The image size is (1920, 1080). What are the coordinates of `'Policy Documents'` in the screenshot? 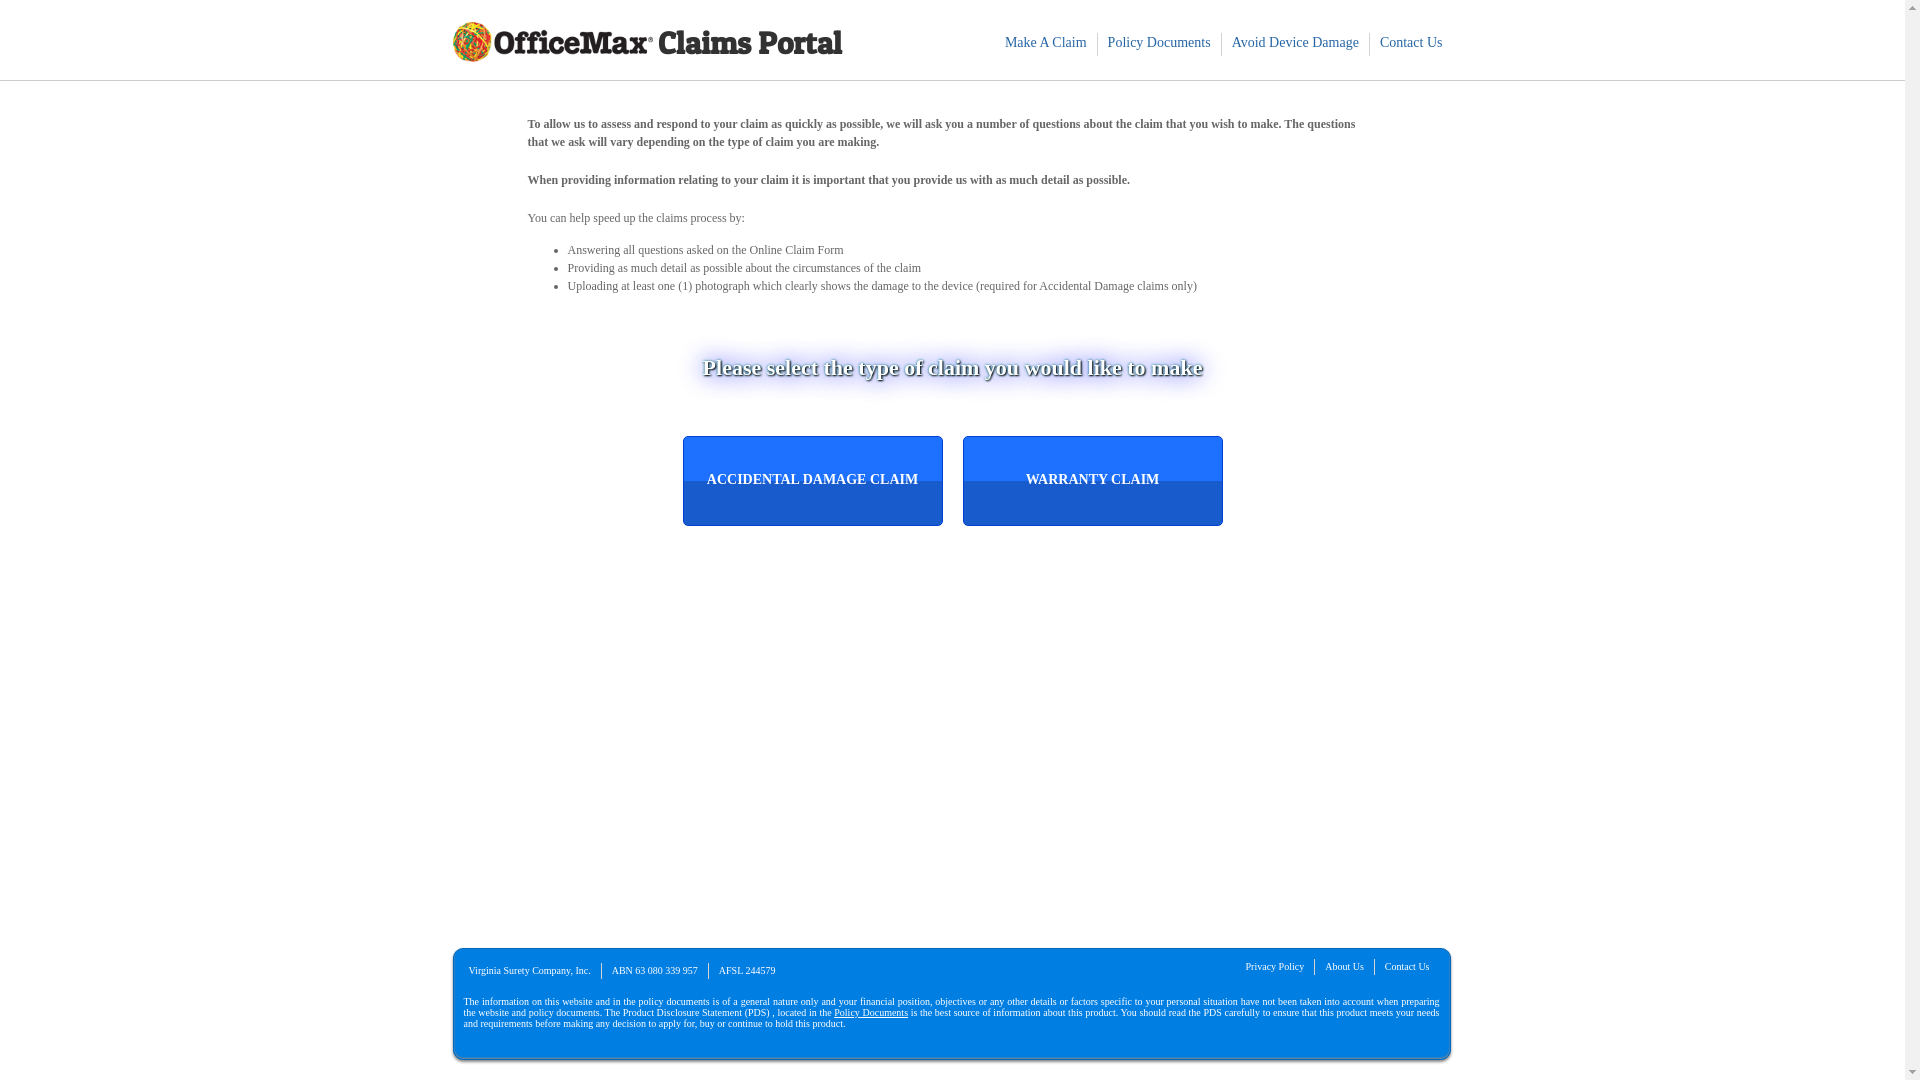 It's located at (1159, 42).